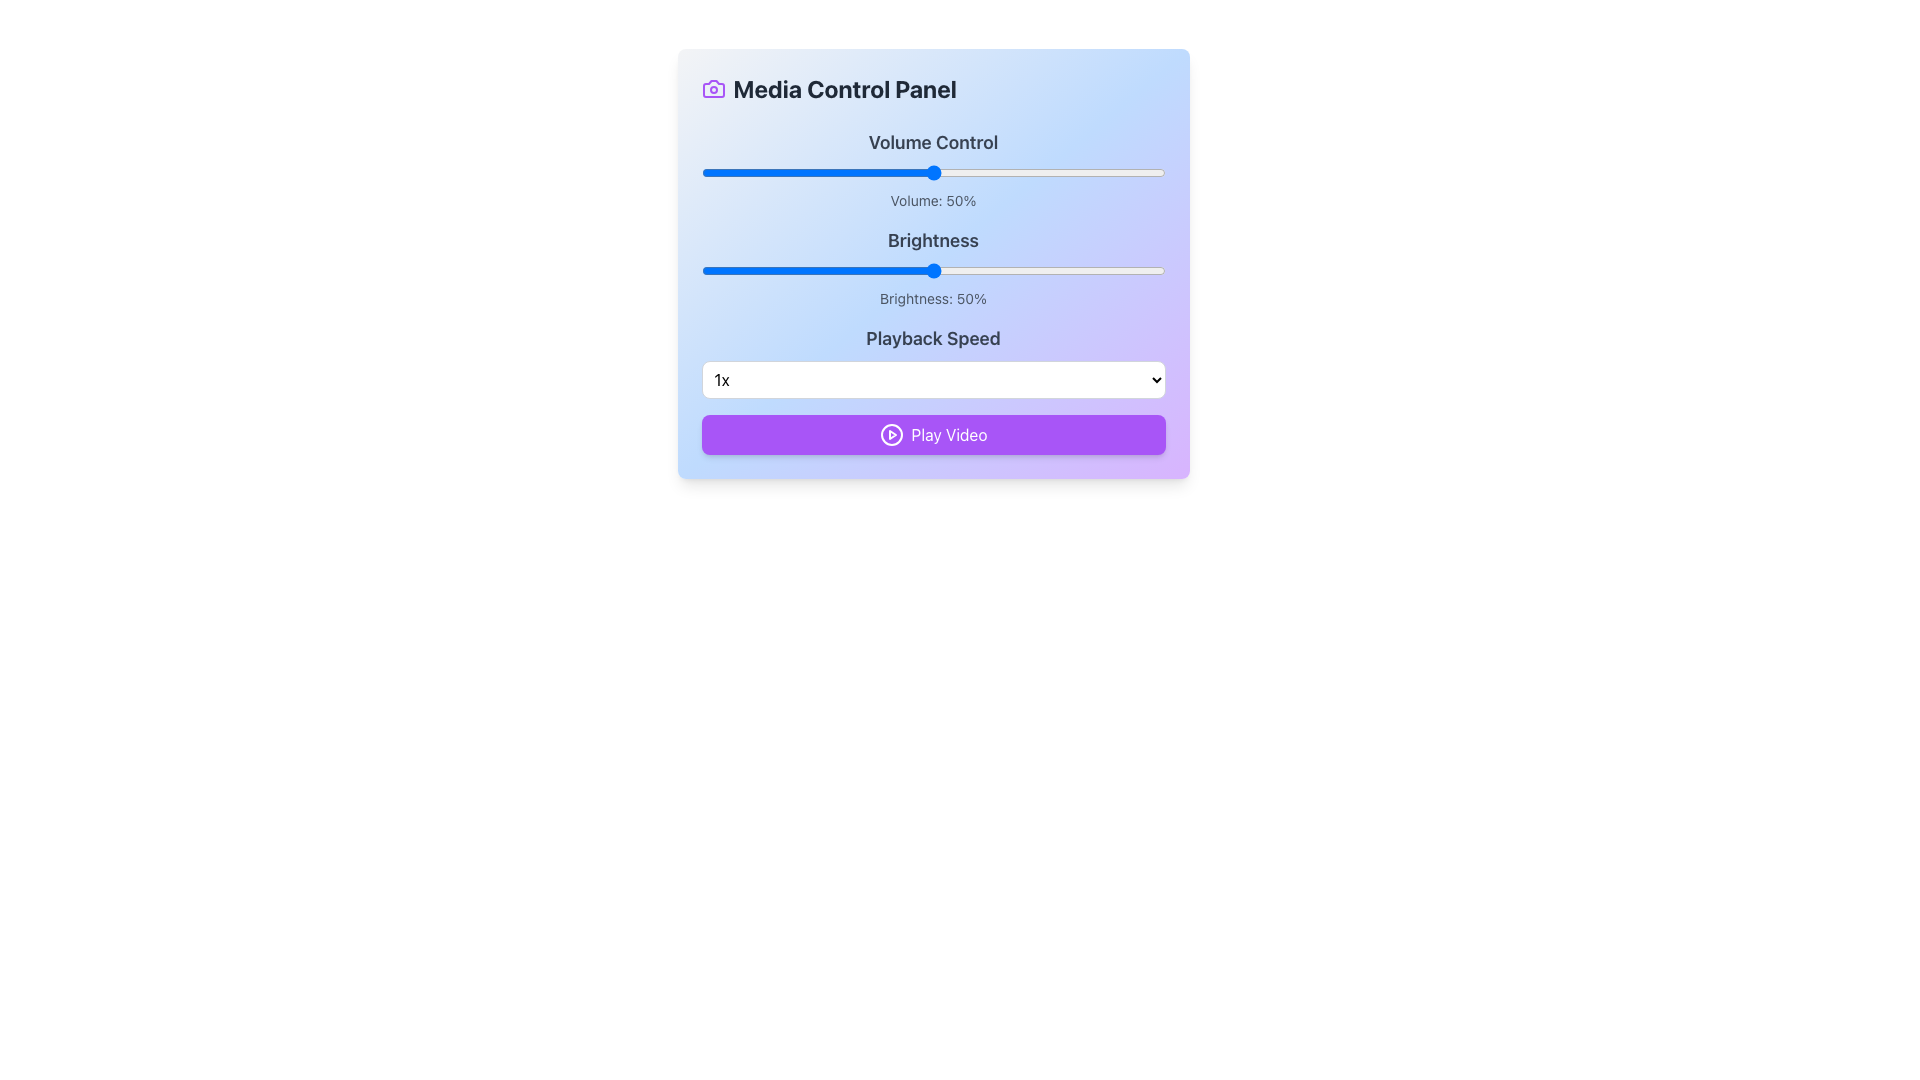  Describe the element at coordinates (932, 362) in the screenshot. I see `the dropdown menu located centrally in the Media Control Panel, which shows '1x' and a downward arrow` at that location.